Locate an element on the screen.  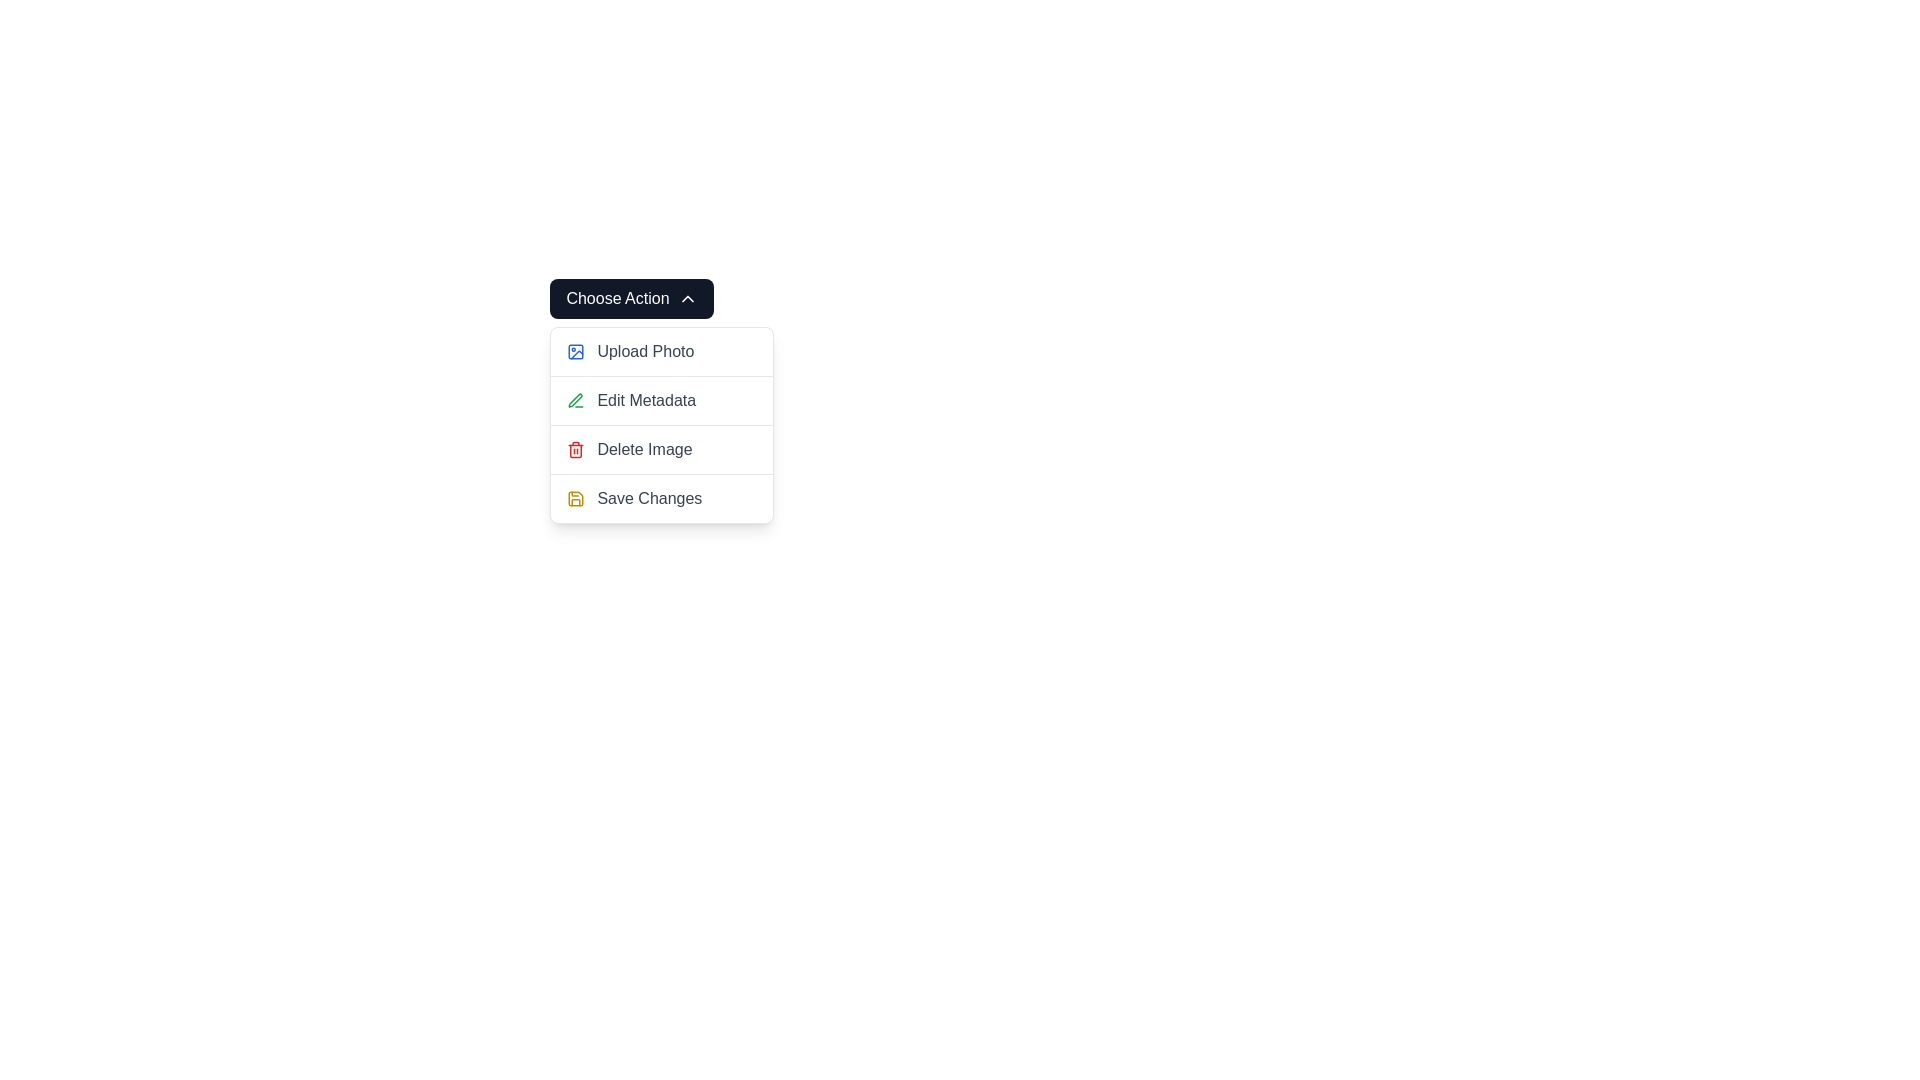
the 'Save Changes' button in the dropdown menu is located at coordinates (662, 497).